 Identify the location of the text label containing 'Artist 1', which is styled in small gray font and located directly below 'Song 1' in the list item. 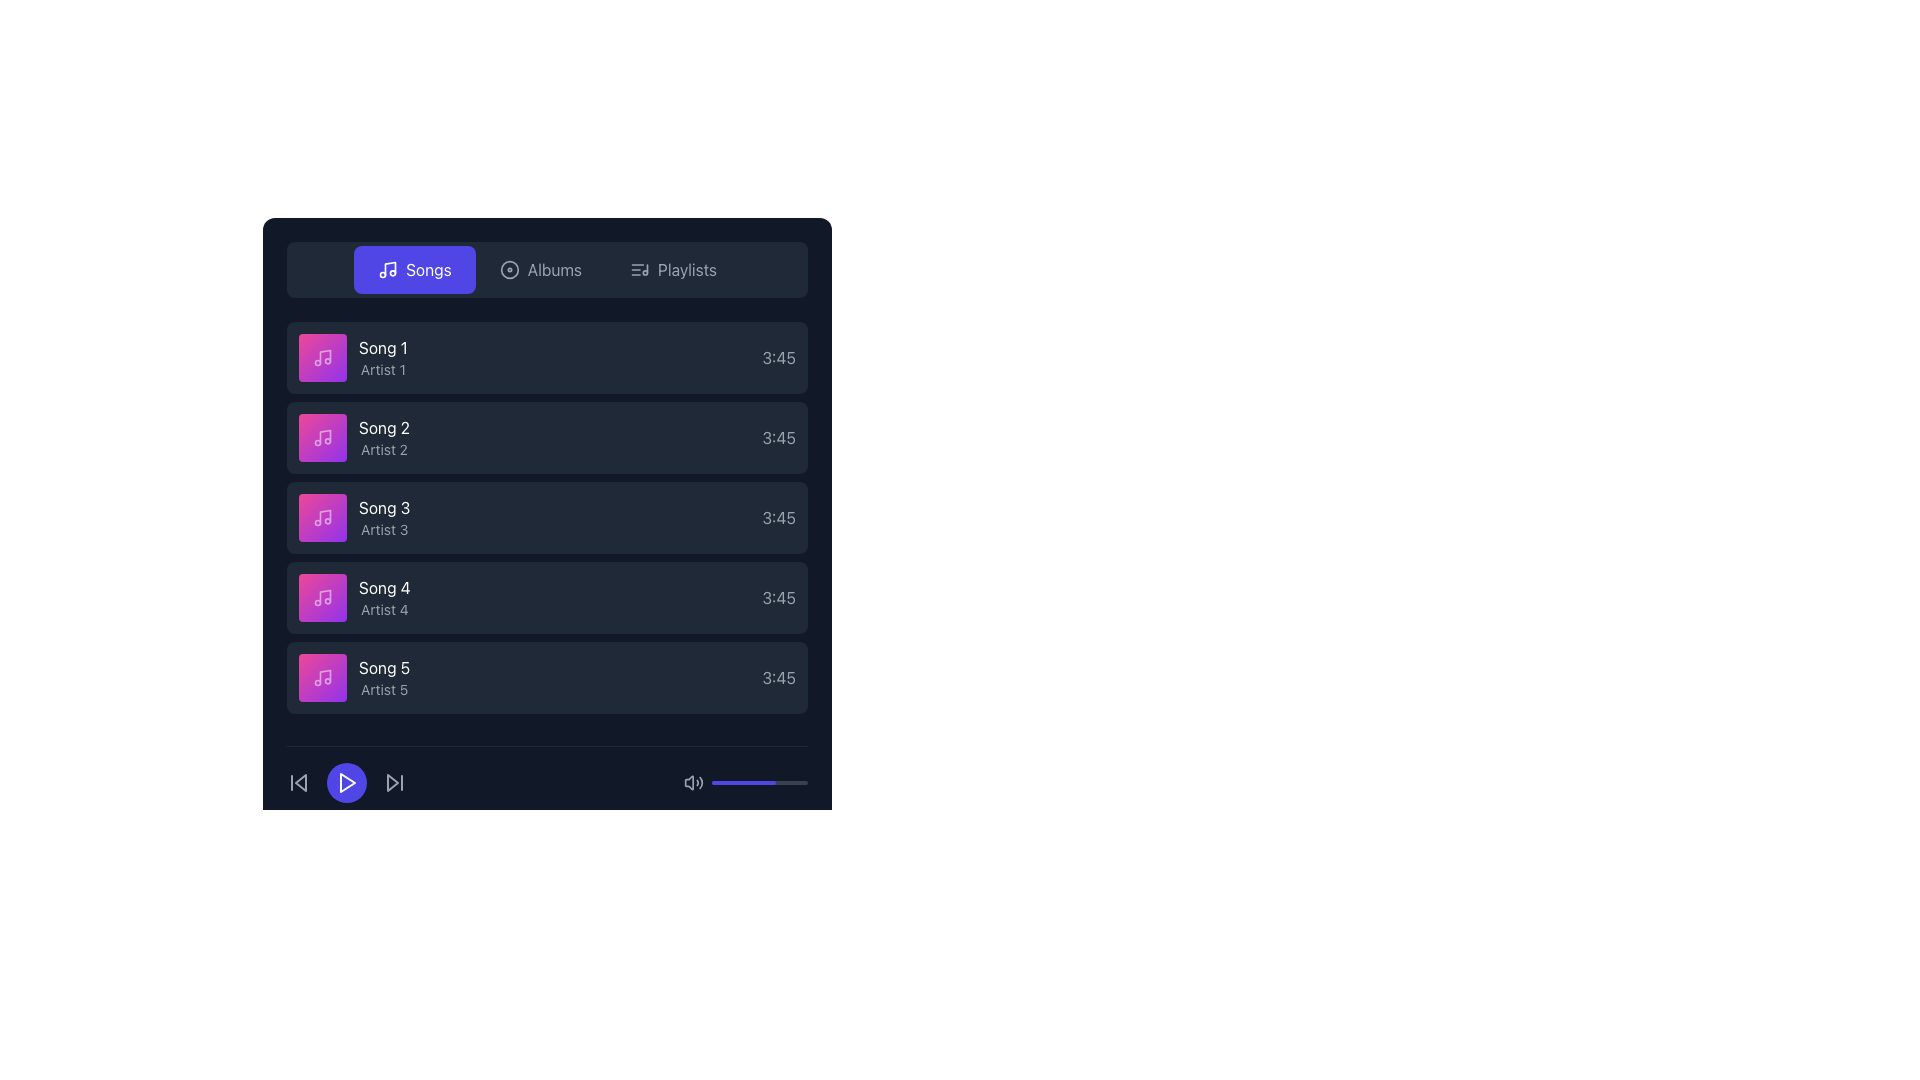
(383, 370).